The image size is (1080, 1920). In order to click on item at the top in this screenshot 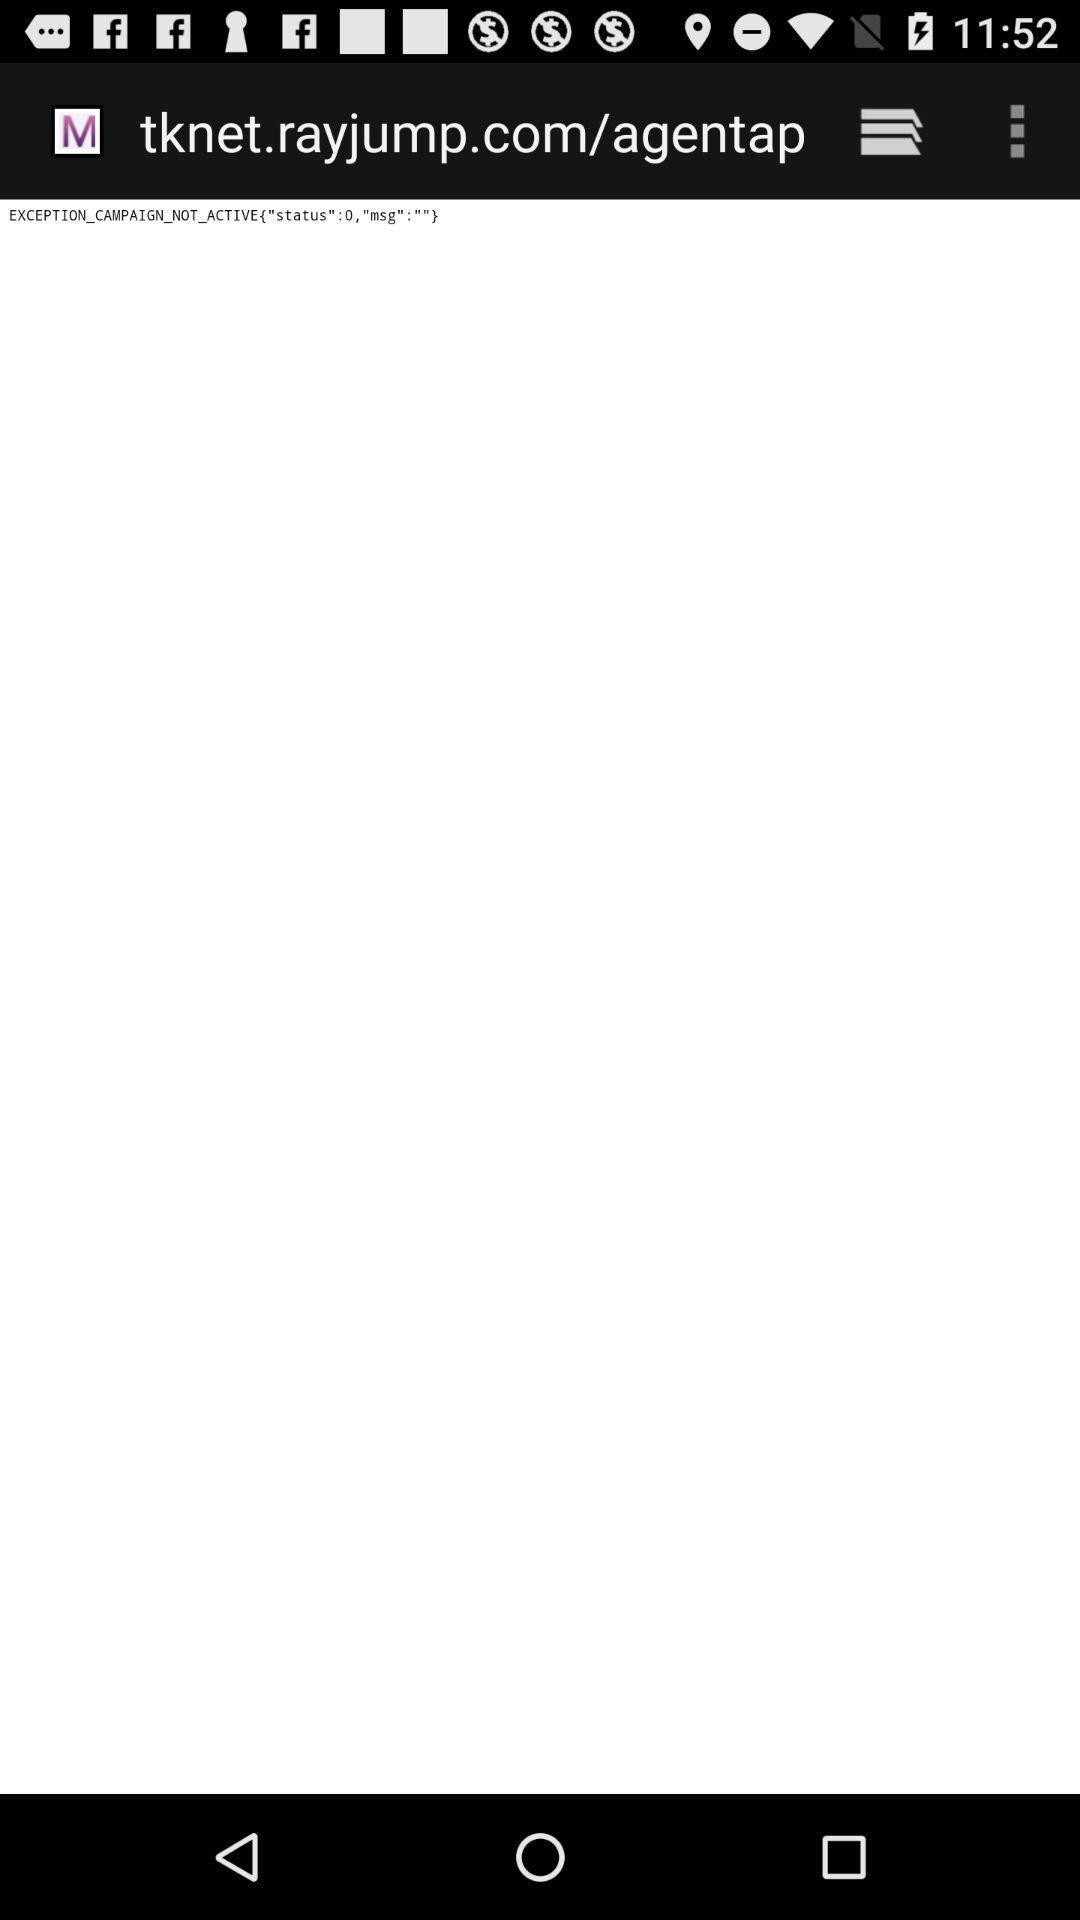, I will do `click(472, 130)`.